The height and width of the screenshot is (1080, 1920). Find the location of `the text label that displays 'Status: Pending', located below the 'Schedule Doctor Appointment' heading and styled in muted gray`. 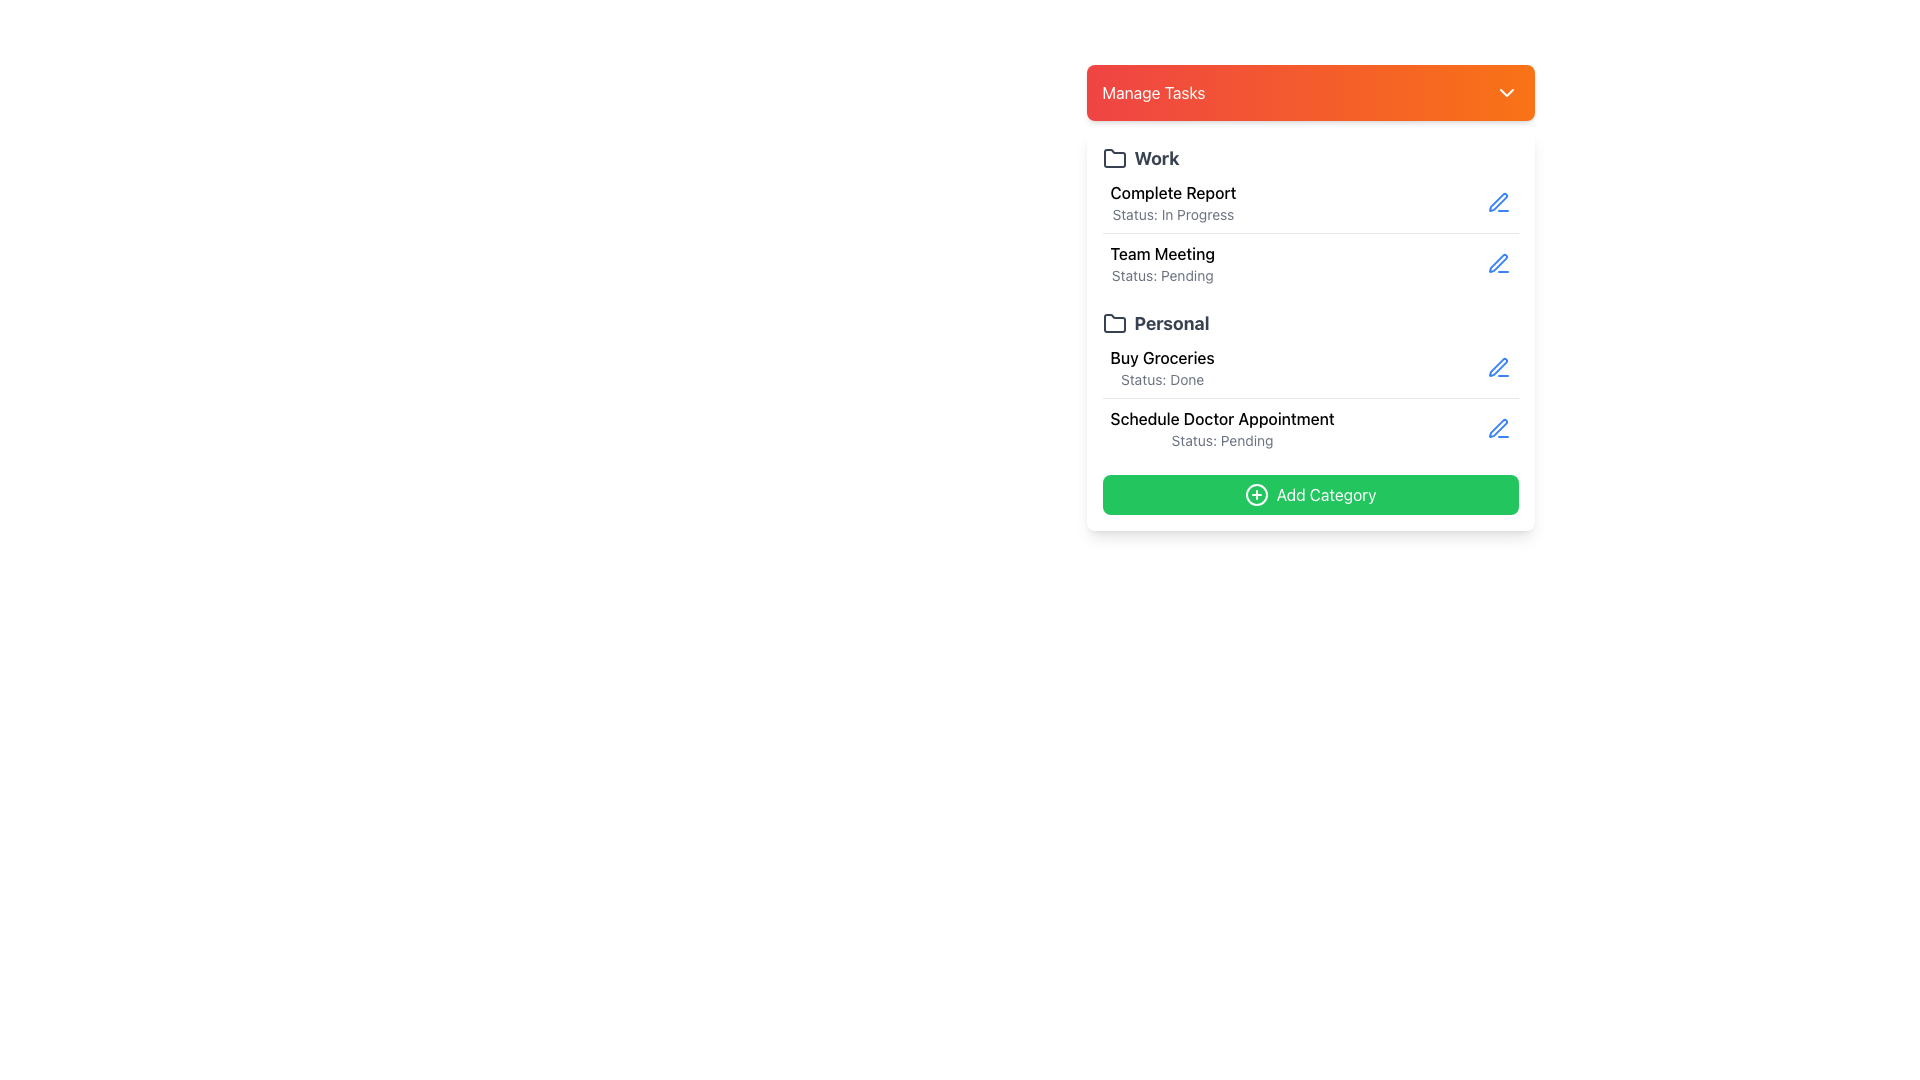

the text label that displays 'Status: Pending', located below the 'Schedule Doctor Appointment' heading and styled in muted gray is located at coordinates (1221, 439).